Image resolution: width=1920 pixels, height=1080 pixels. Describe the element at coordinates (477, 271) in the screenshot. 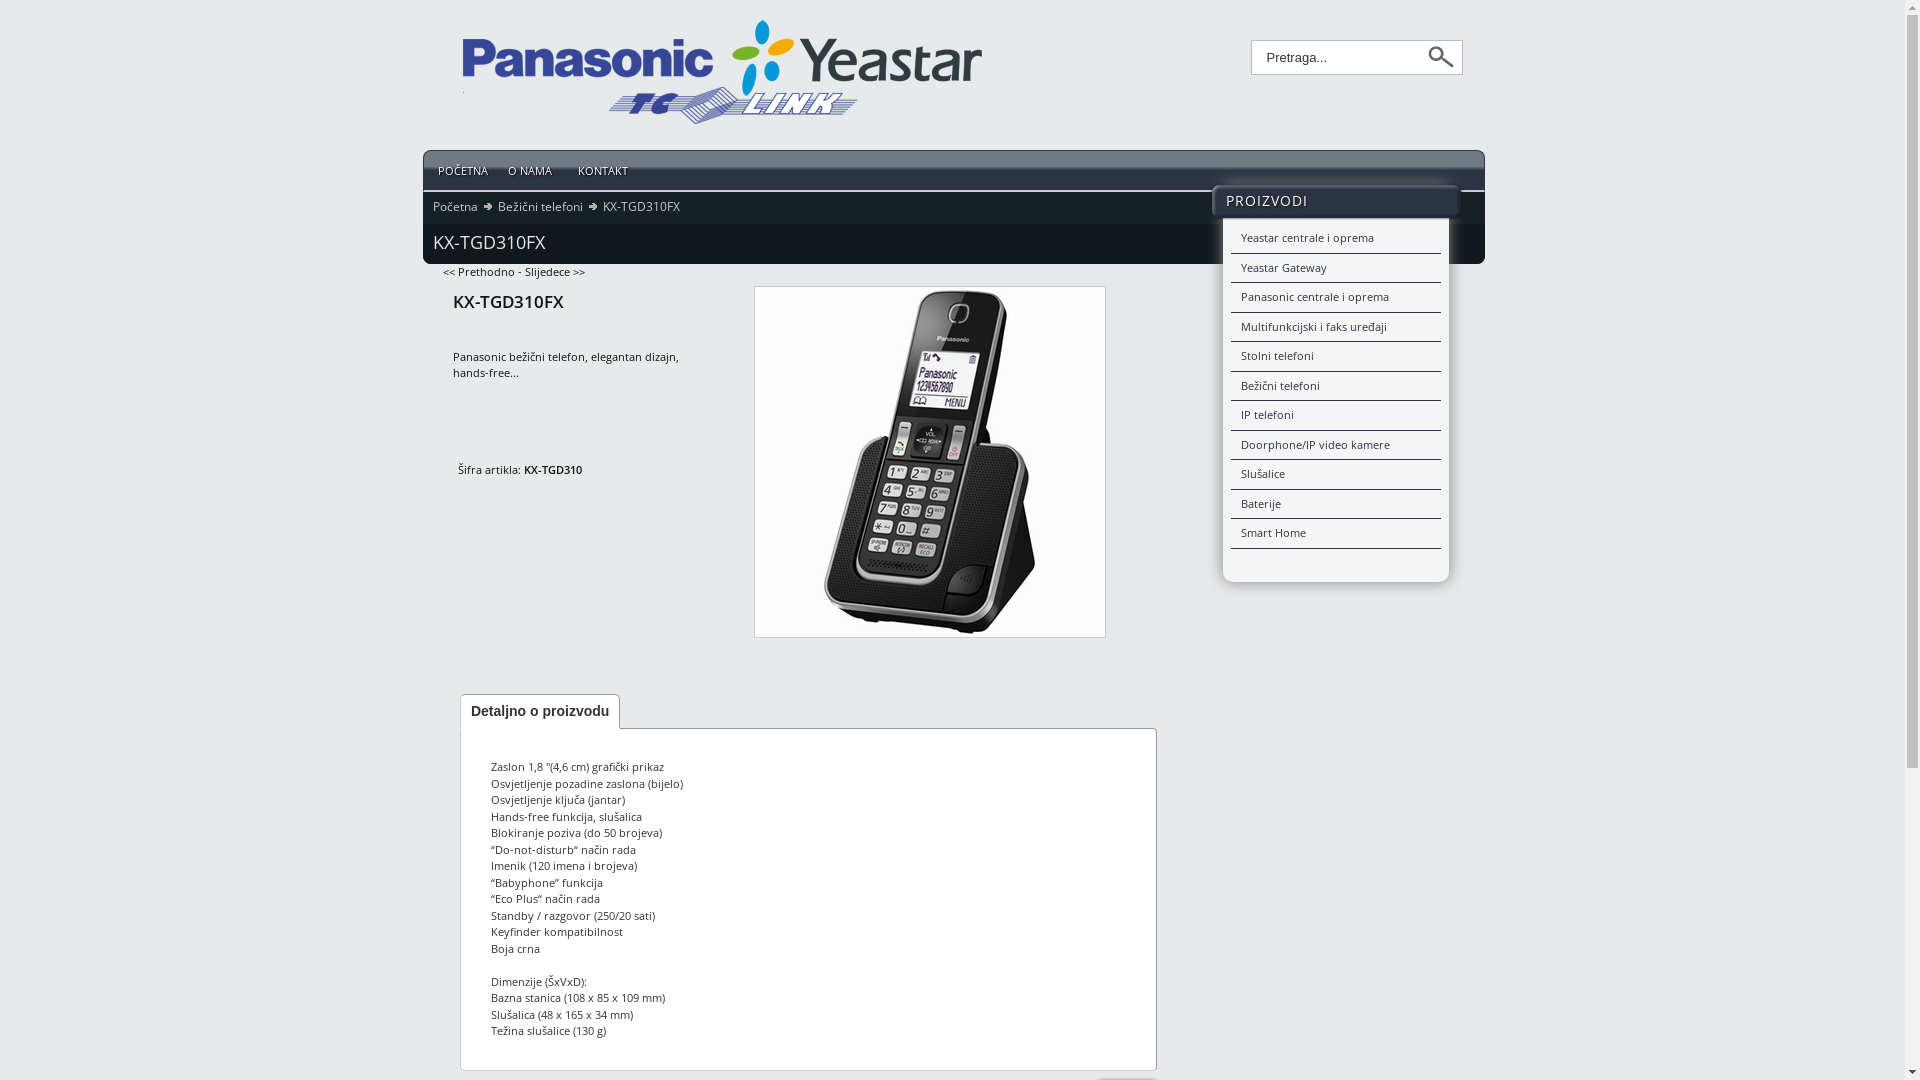

I see `'<< Prethodno'` at that location.